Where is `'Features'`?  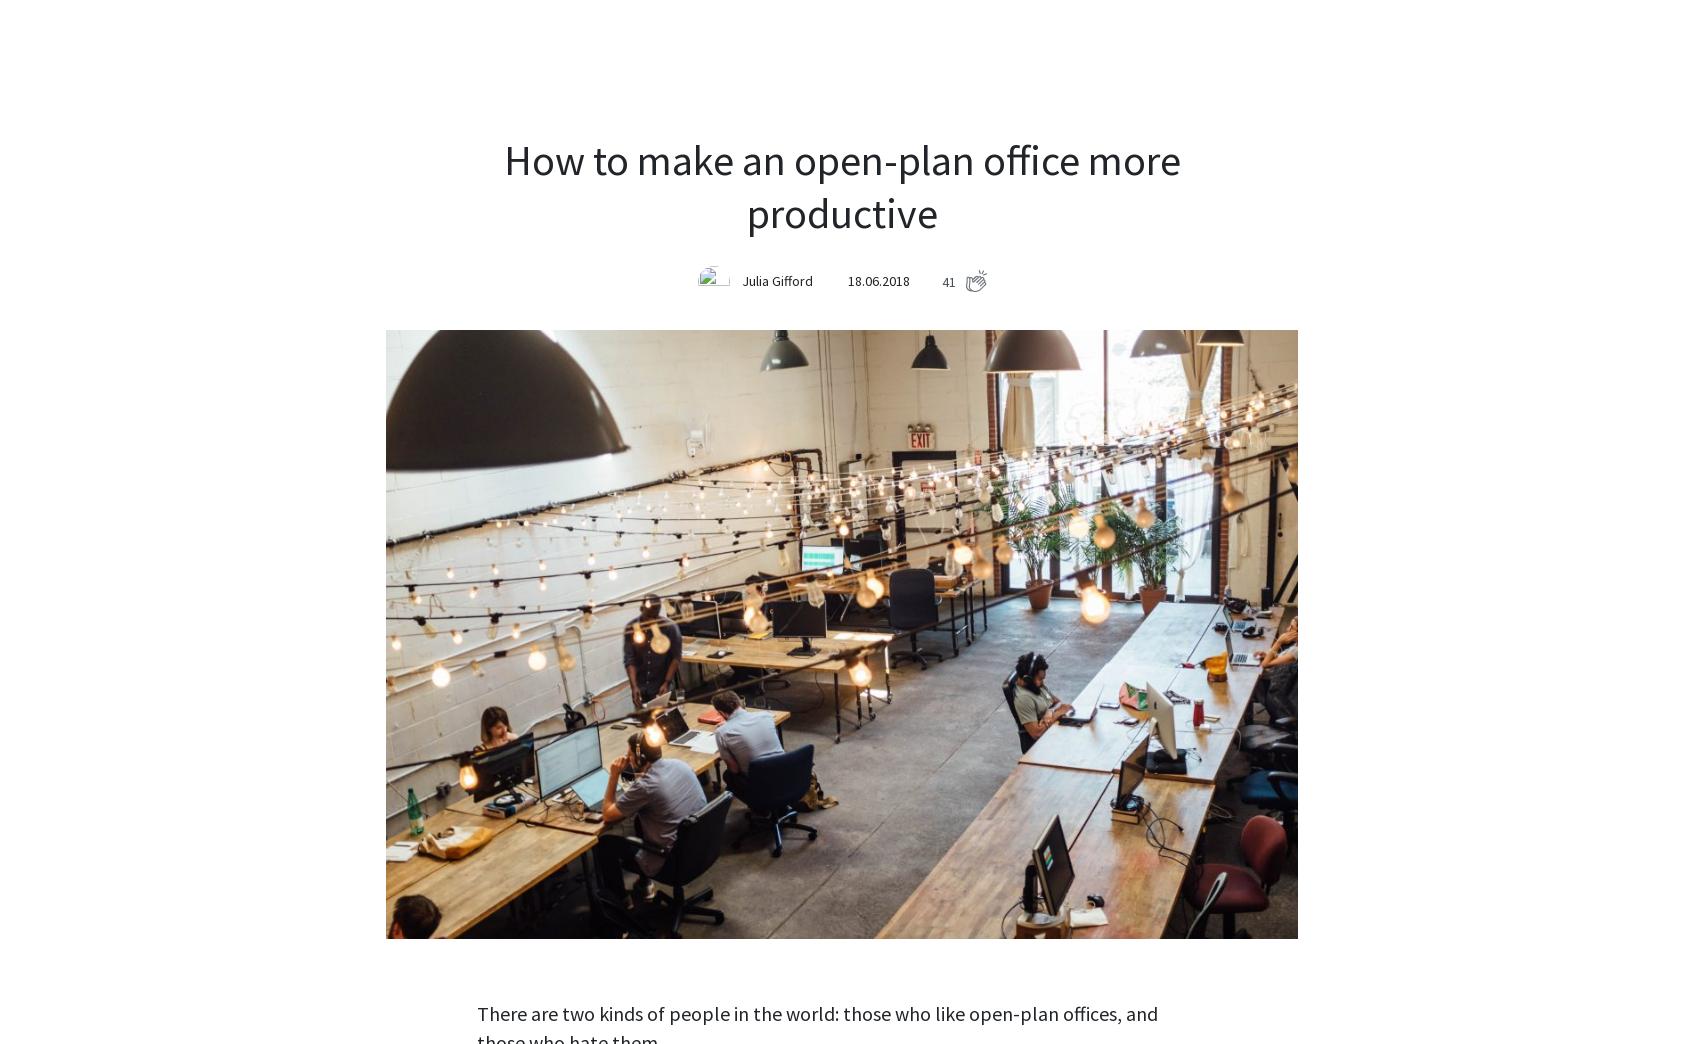
'Features' is located at coordinates (738, 44).